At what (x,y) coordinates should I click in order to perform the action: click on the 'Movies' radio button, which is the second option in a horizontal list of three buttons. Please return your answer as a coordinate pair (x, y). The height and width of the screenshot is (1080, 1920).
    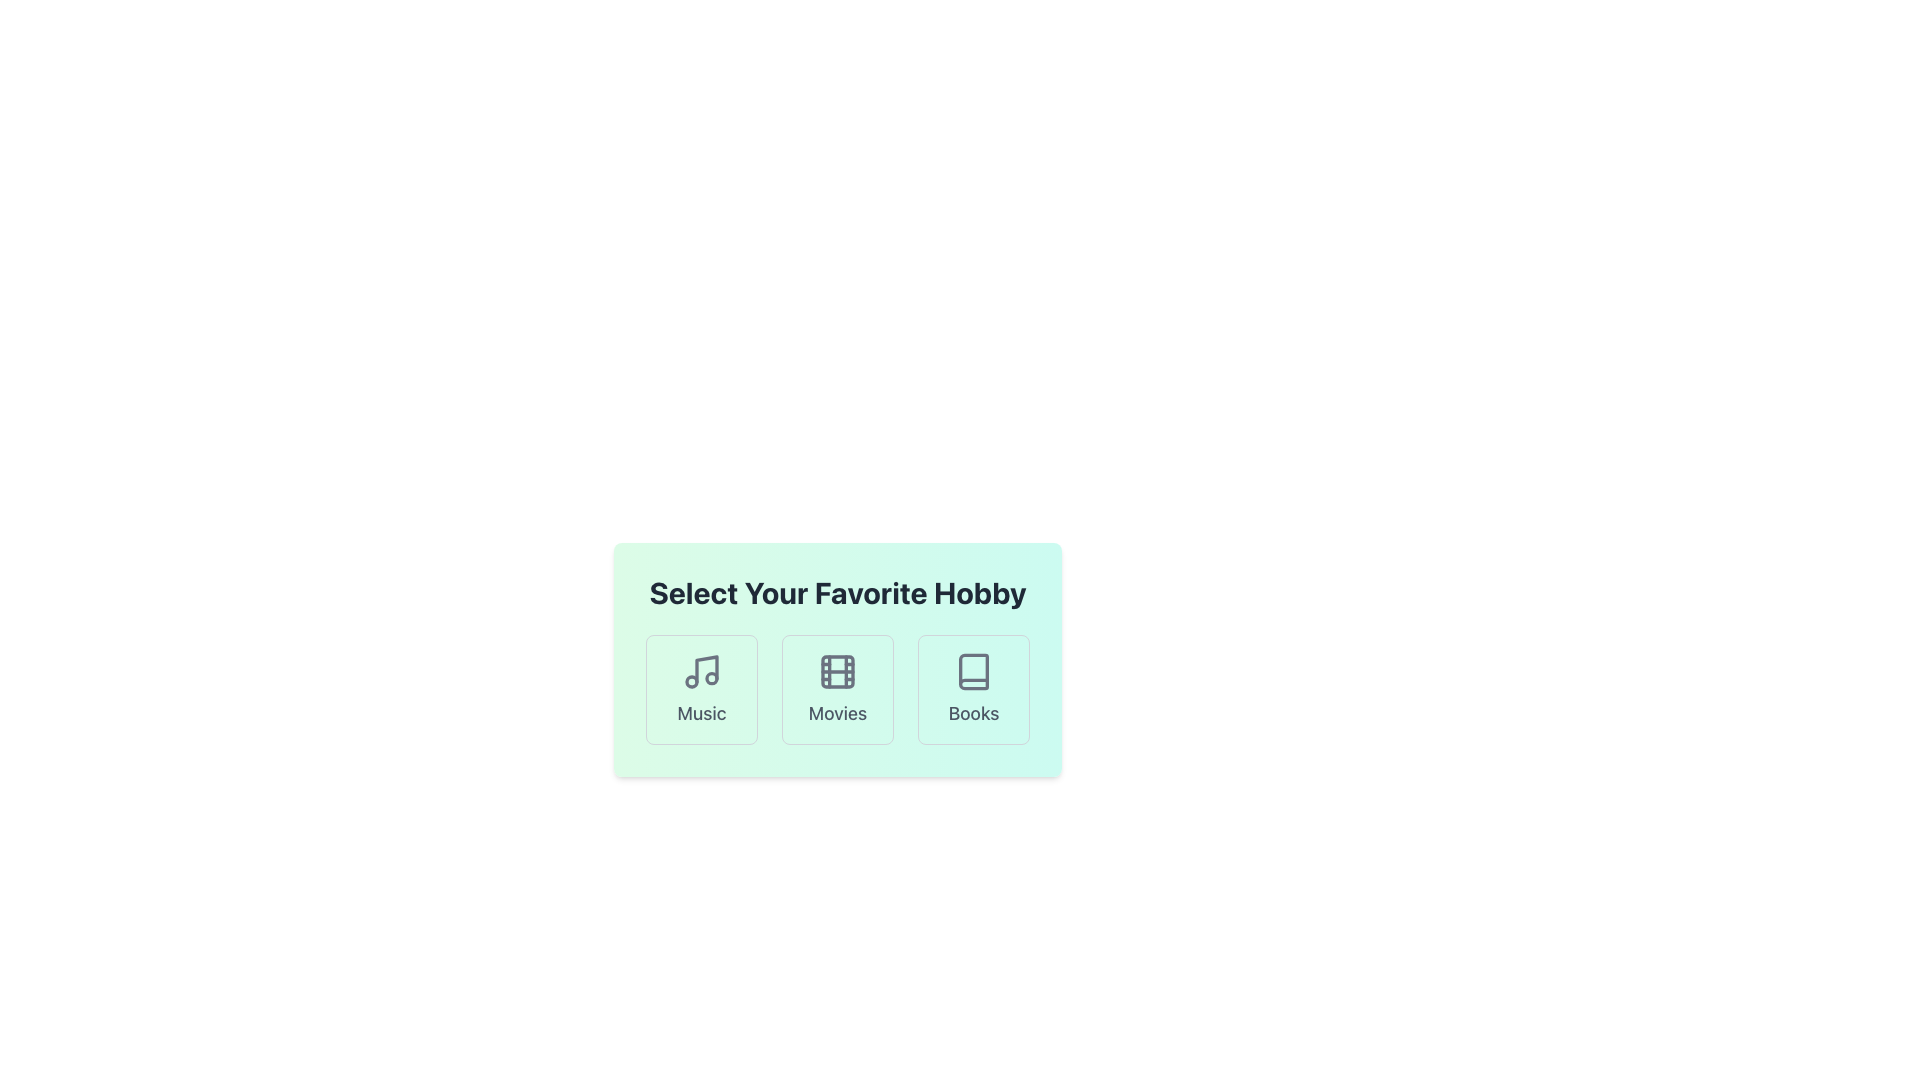
    Looking at the image, I should click on (838, 689).